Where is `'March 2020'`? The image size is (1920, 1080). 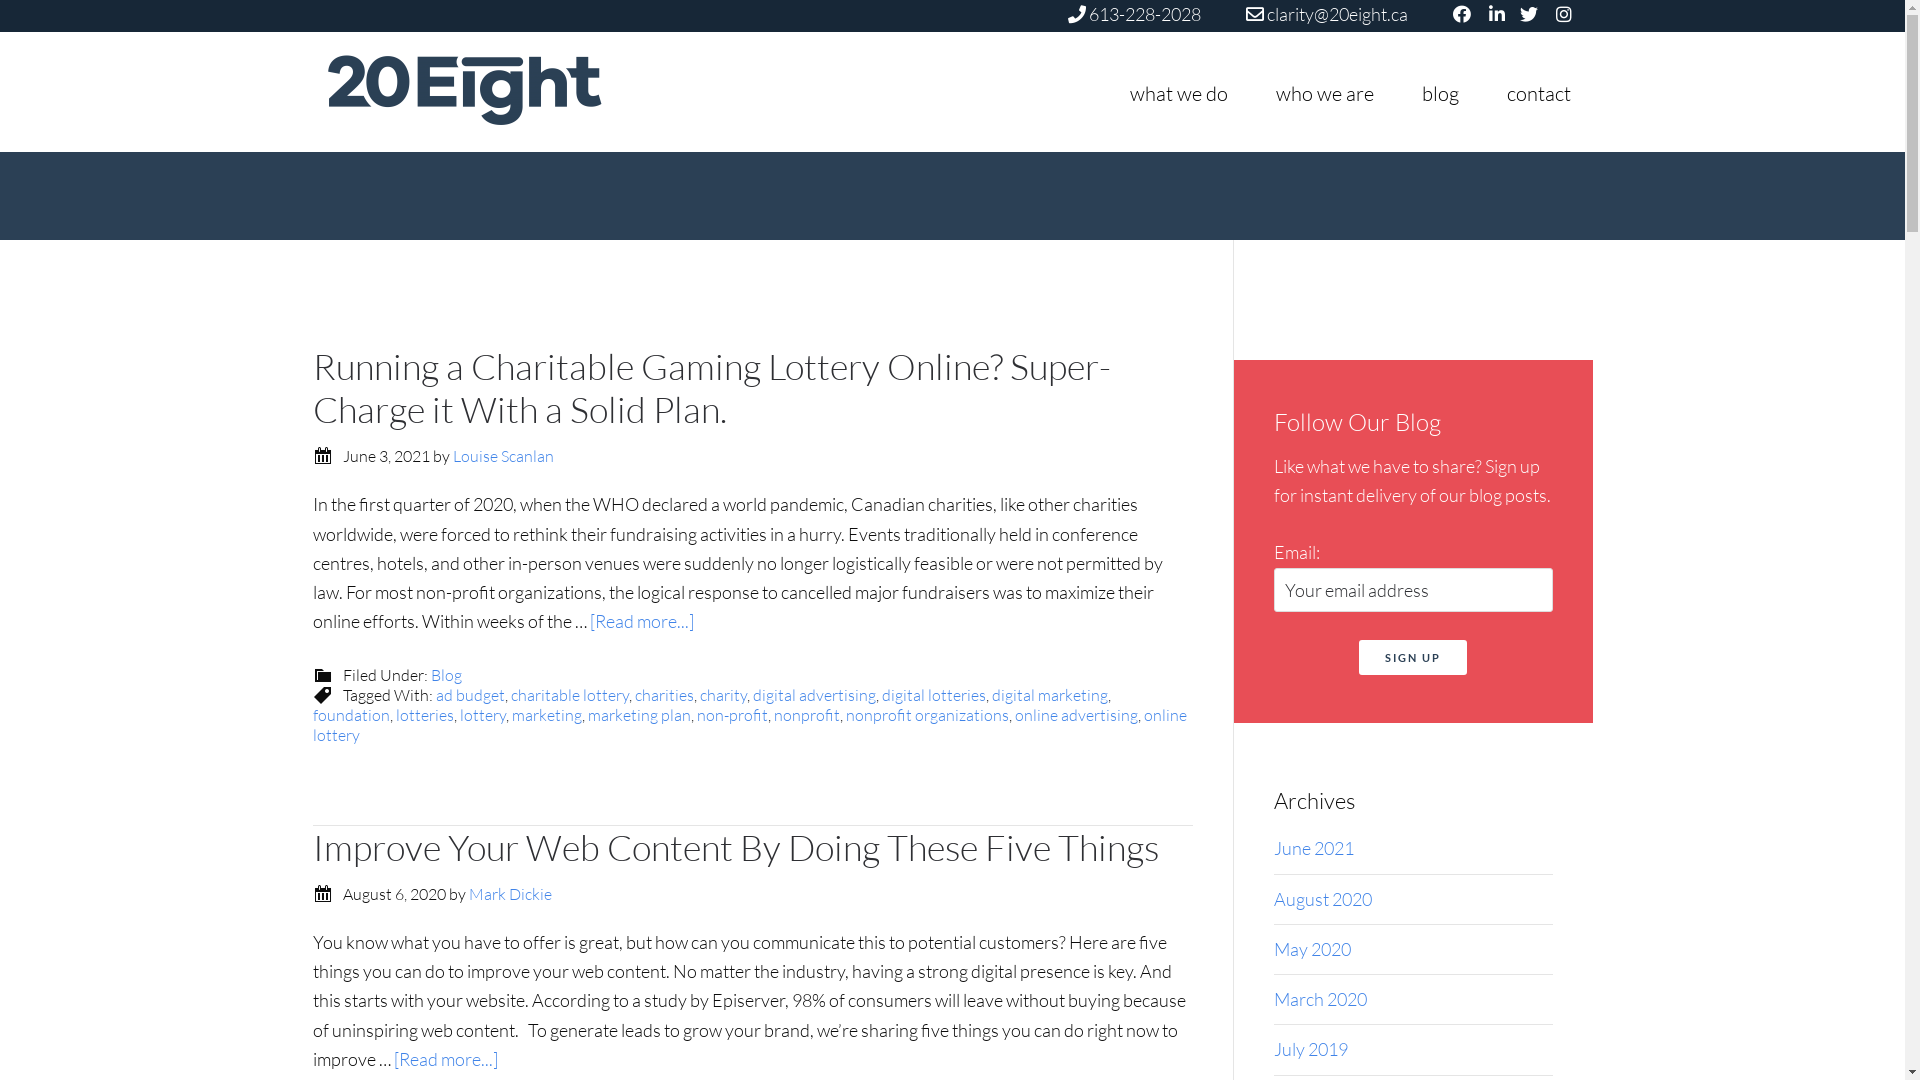
'March 2020' is located at coordinates (1320, 999).